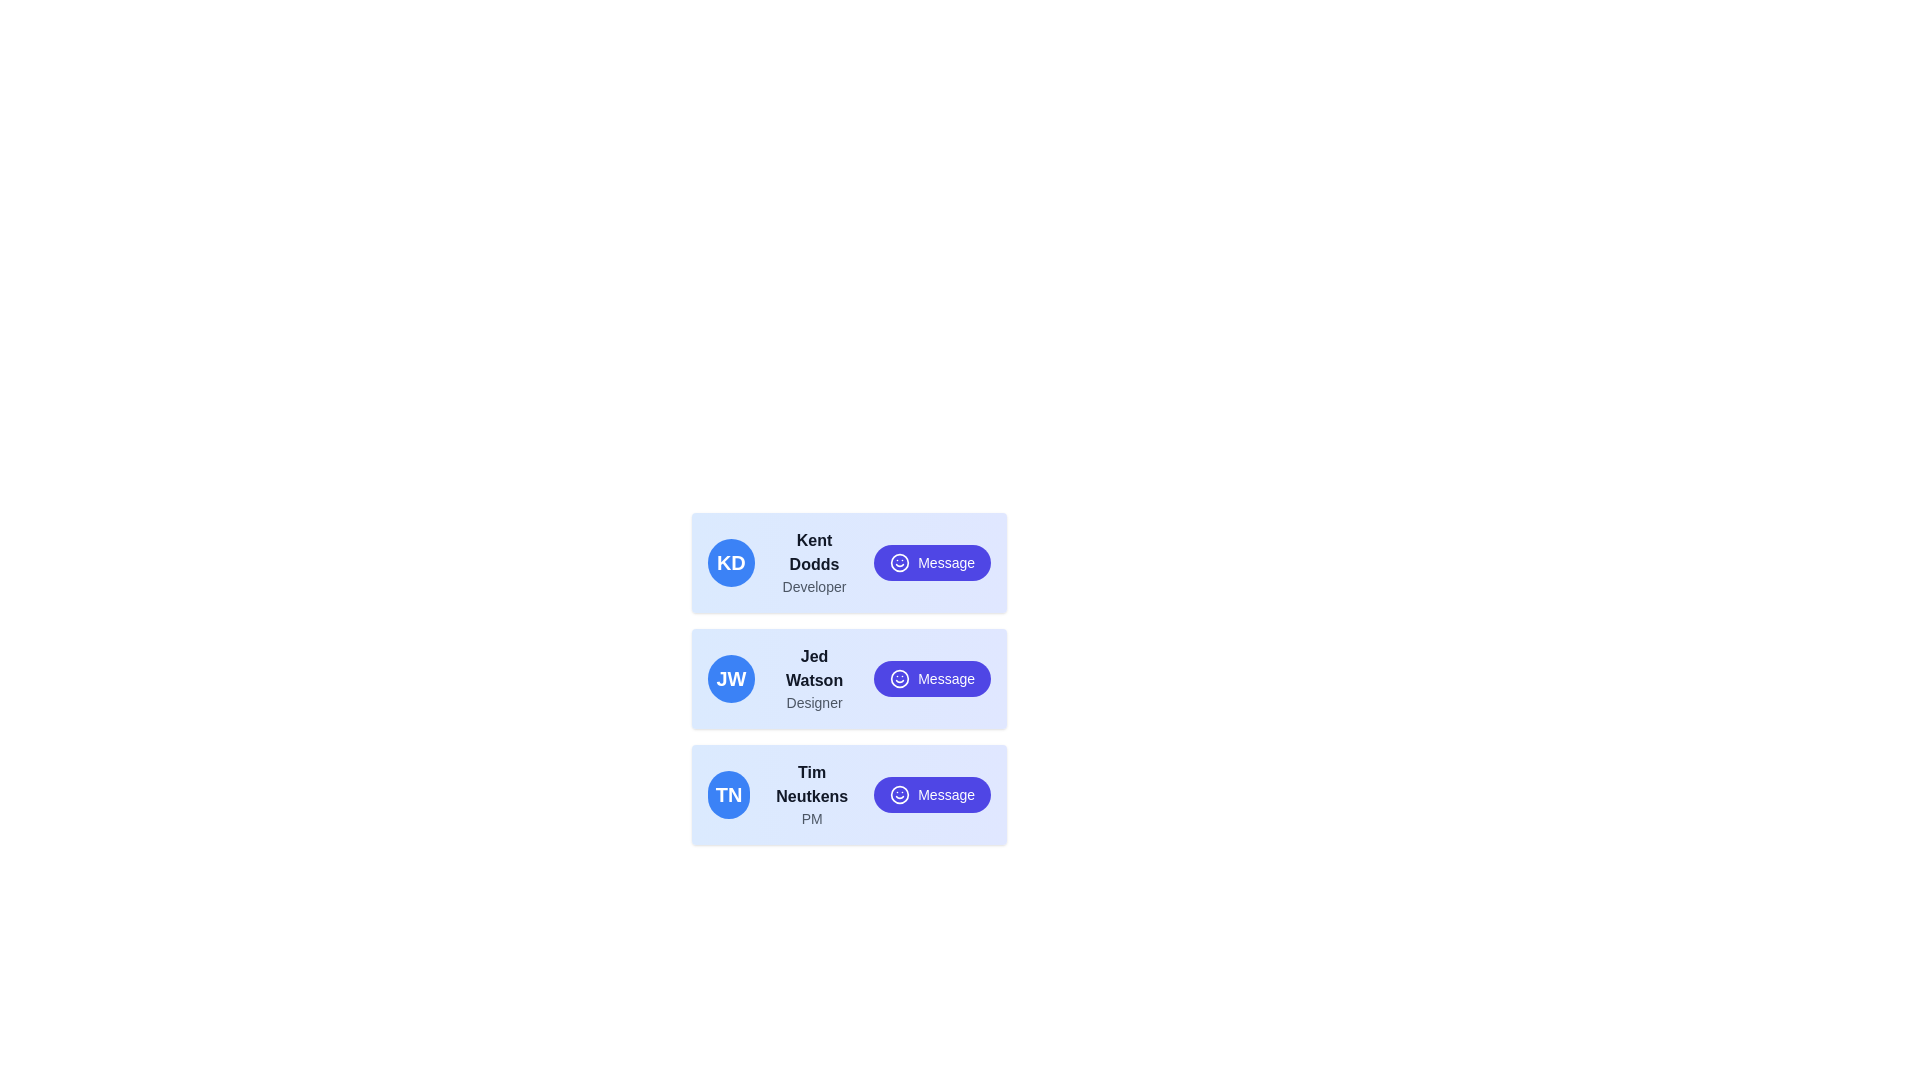 This screenshot has width=1920, height=1080. I want to click on the rounded purple button labeled 'Message' with a smiley face icon in the upper right area of the second card containing 'Jed Watson', to initiate the messaging action, so click(931, 677).